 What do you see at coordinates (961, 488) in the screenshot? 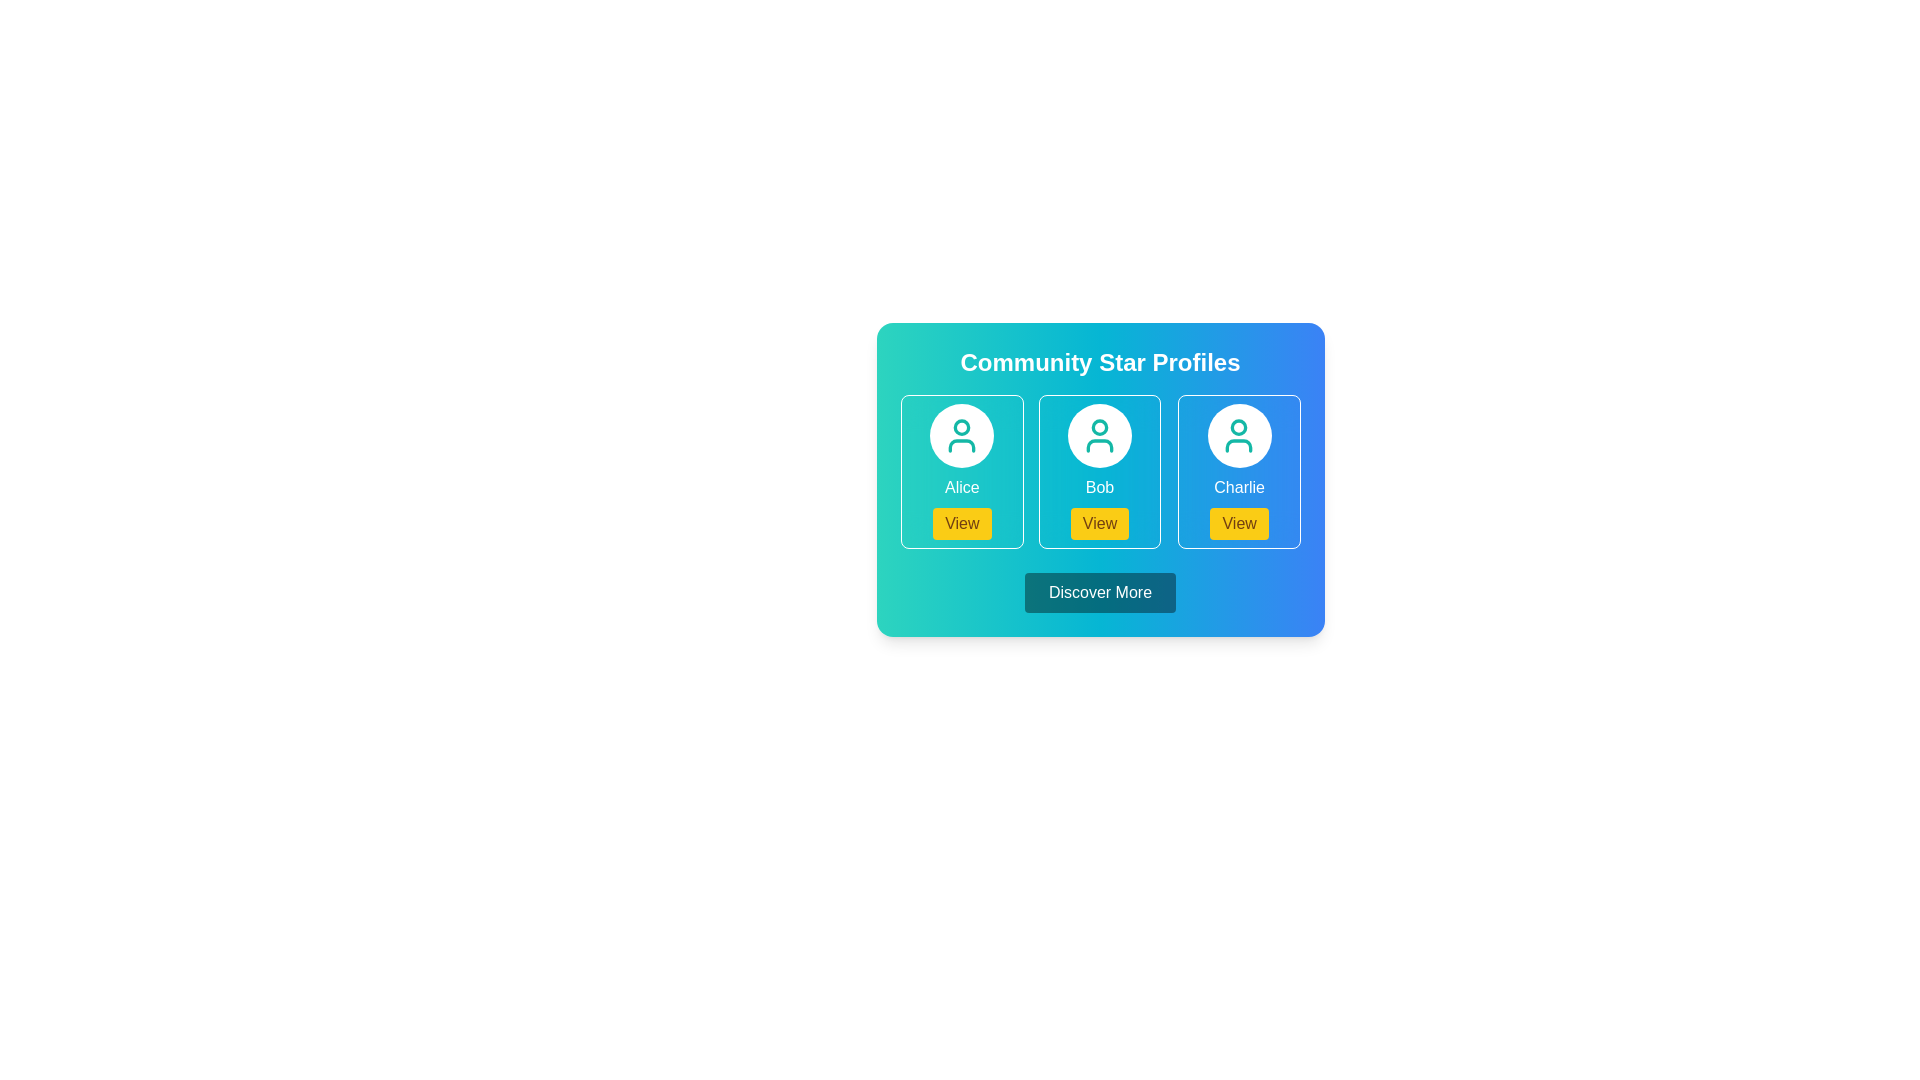
I see `the text label displaying 'Alice', which is positioned beneath a user icon and above a yellow 'View' button within the bordered card labeled 'AliceView'` at bounding box center [961, 488].